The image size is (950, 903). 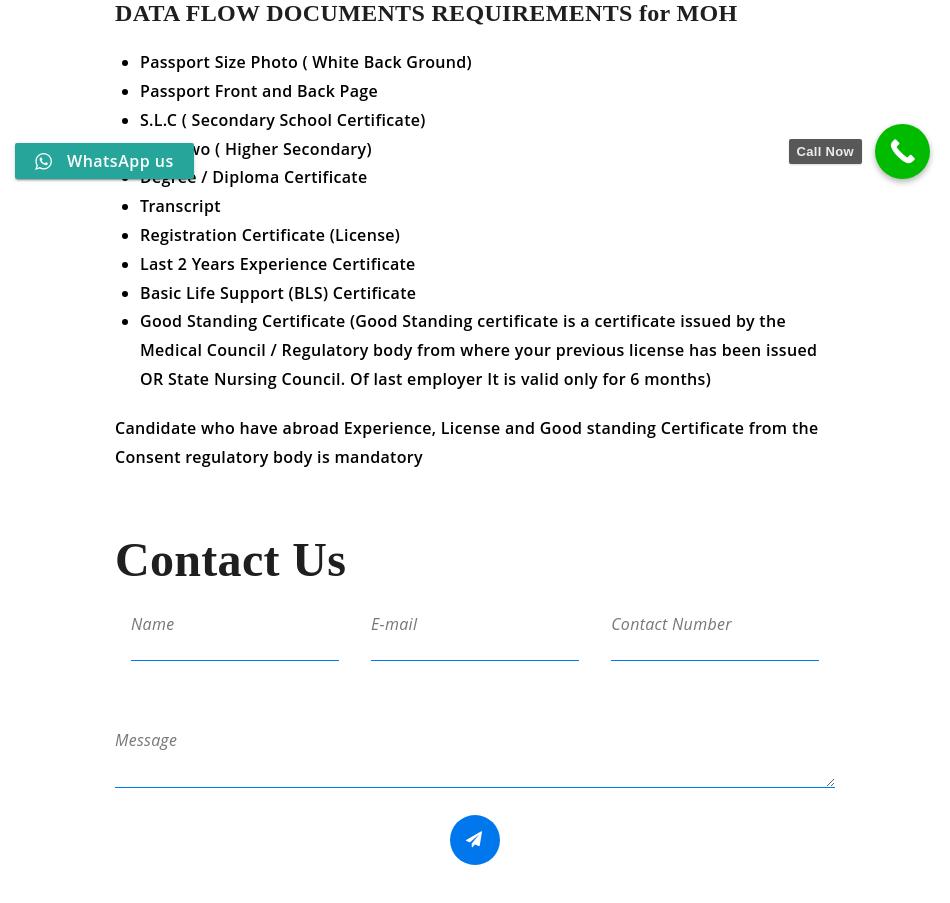 What do you see at coordinates (254, 160) in the screenshot?
I see `'Plus Two ( Higher Secondary)'` at bounding box center [254, 160].